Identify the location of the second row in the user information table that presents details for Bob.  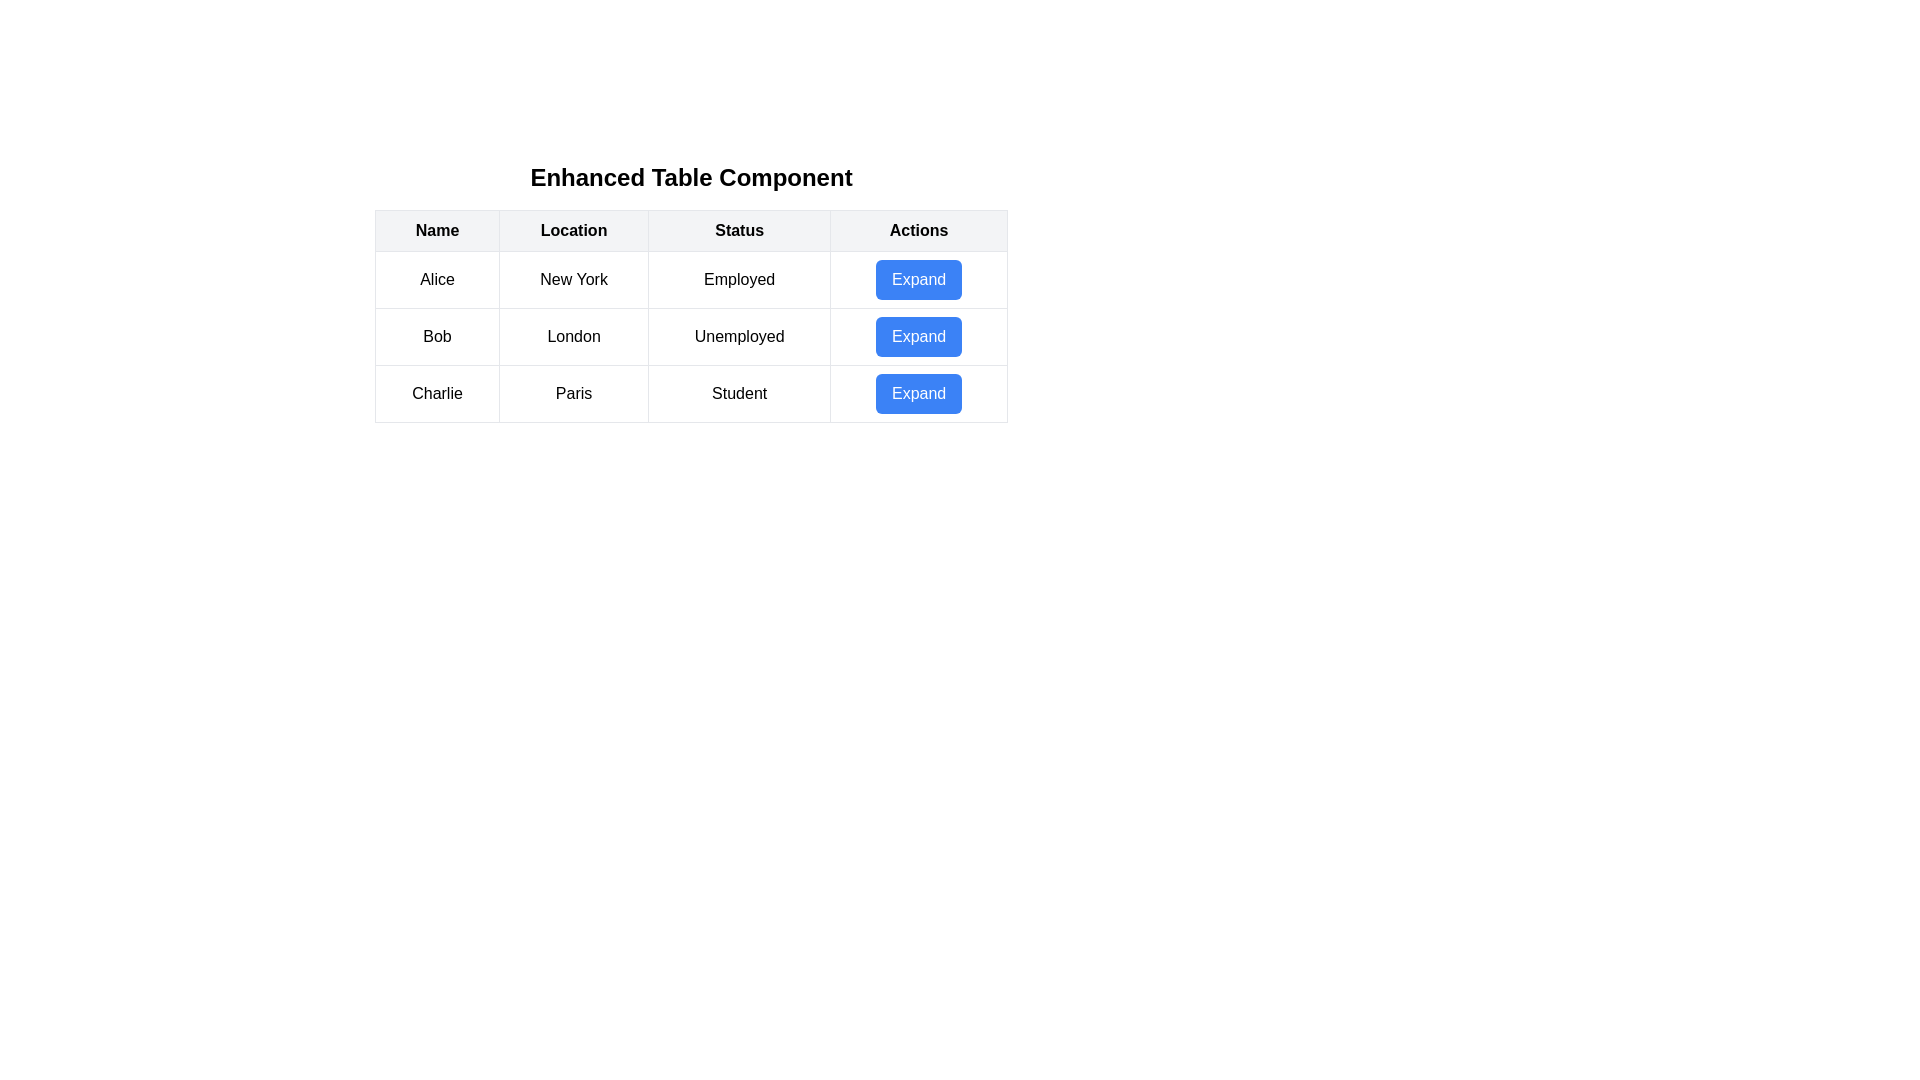
(691, 335).